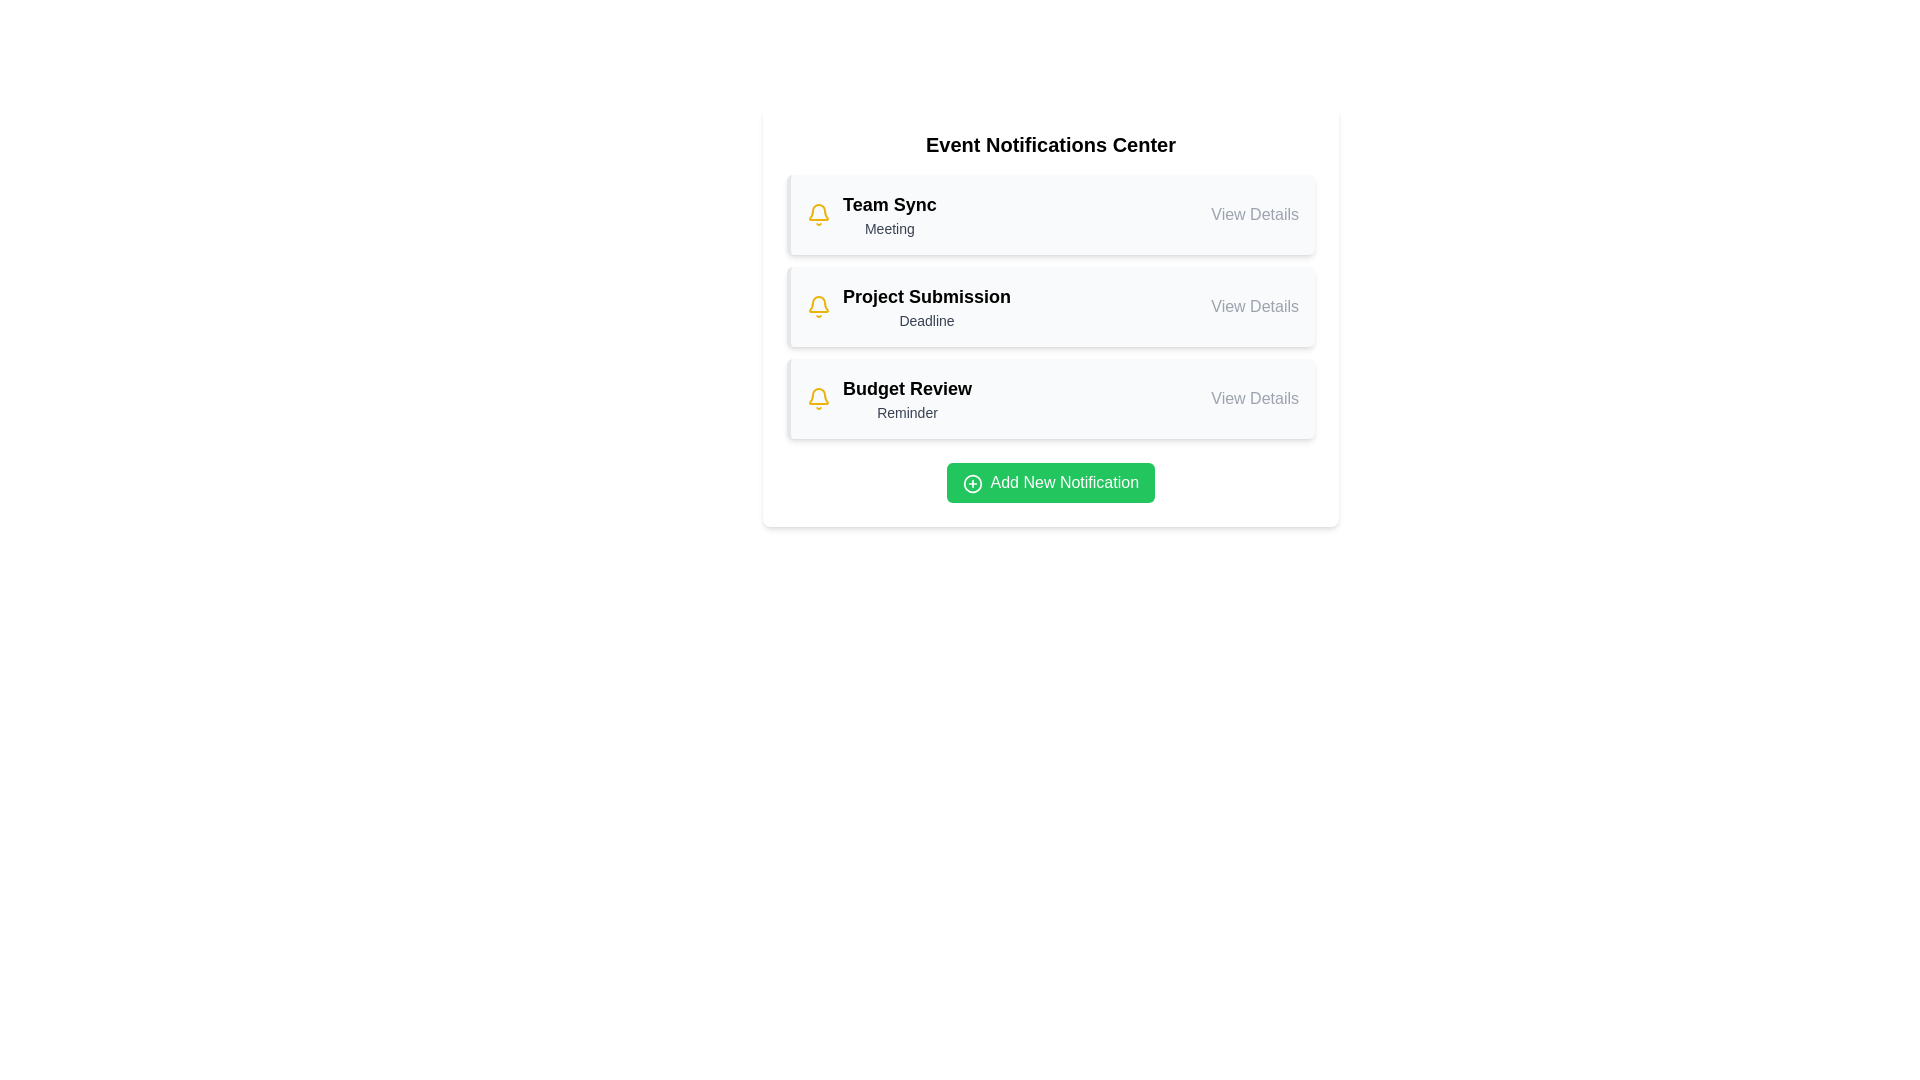 Image resolution: width=1920 pixels, height=1080 pixels. Describe the element at coordinates (888, 398) in the screenshot. I see `the notification item labeled 'Budget Review' in the 'Event Notifications Center' interface, which is the third item in the notification list` at that location.